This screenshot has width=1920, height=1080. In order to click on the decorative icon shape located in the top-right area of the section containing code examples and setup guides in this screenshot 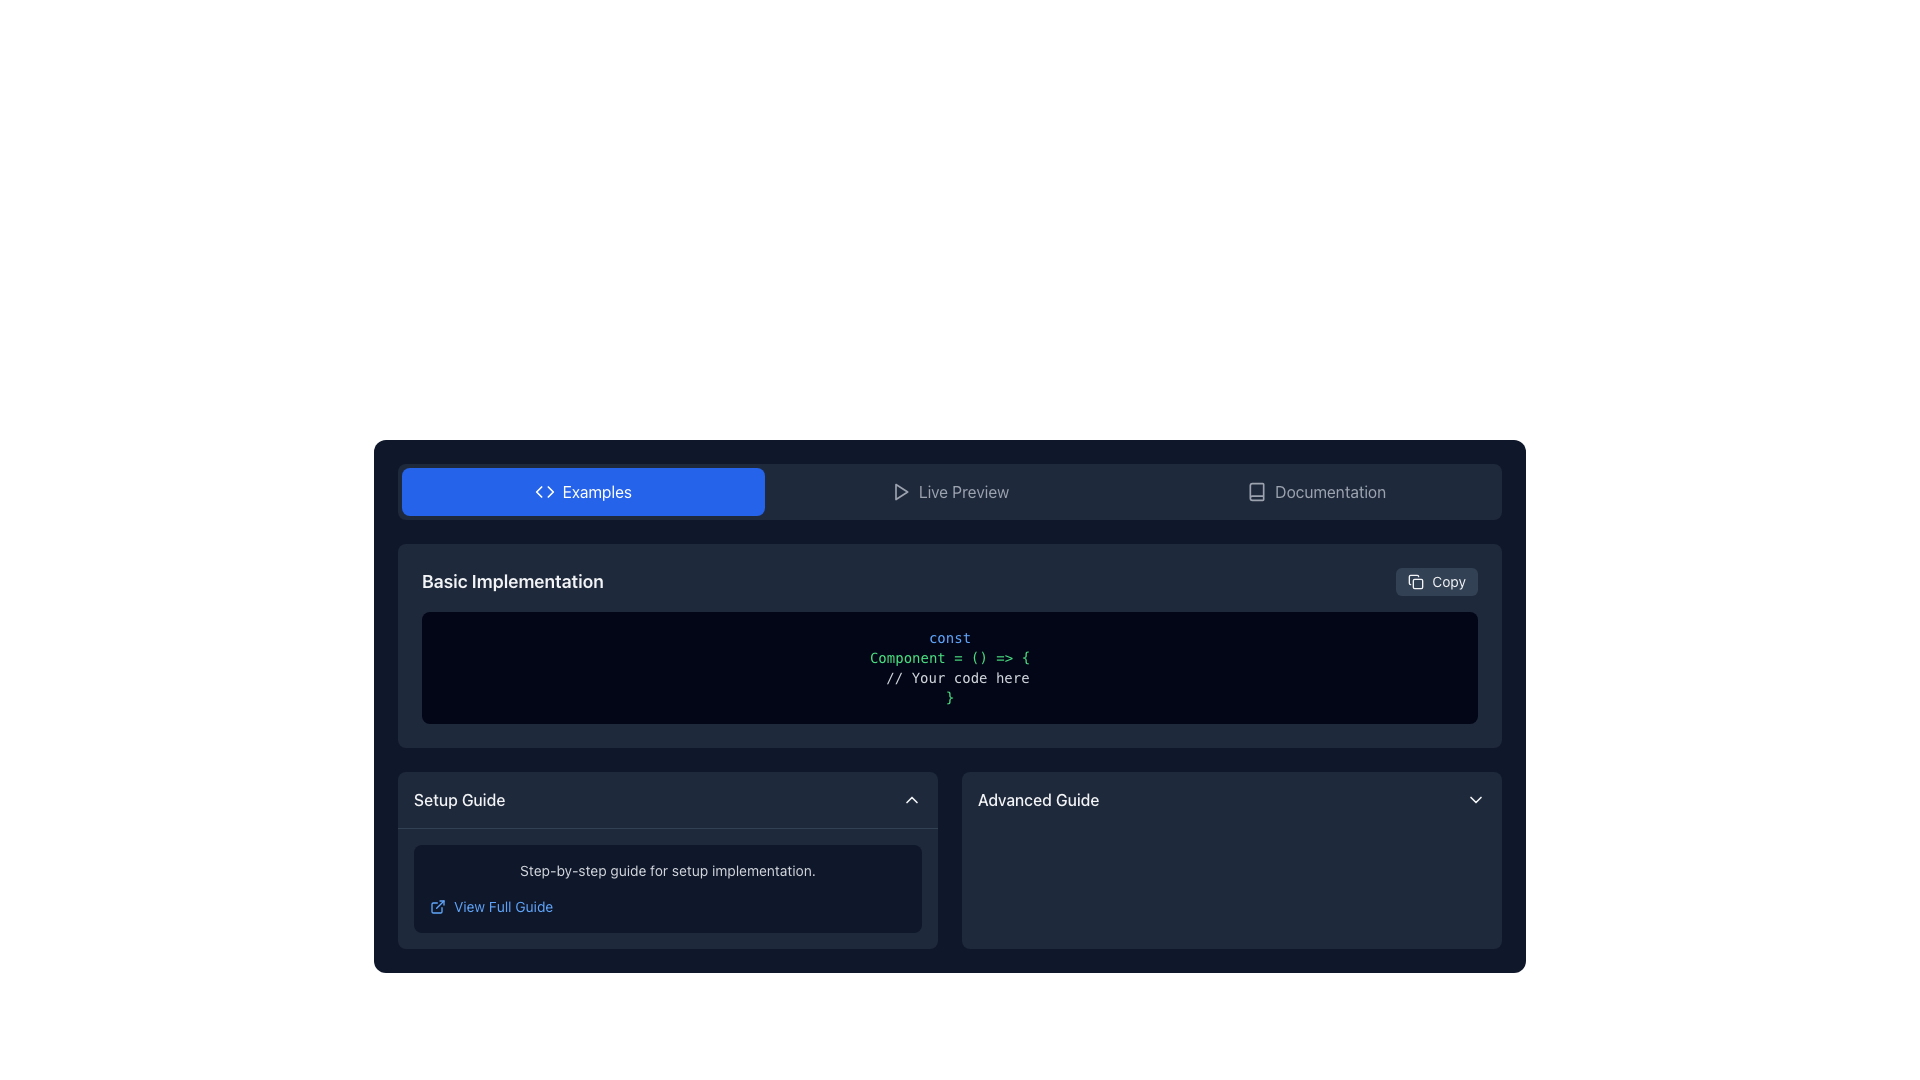, I will do `click(1417, 583)`.